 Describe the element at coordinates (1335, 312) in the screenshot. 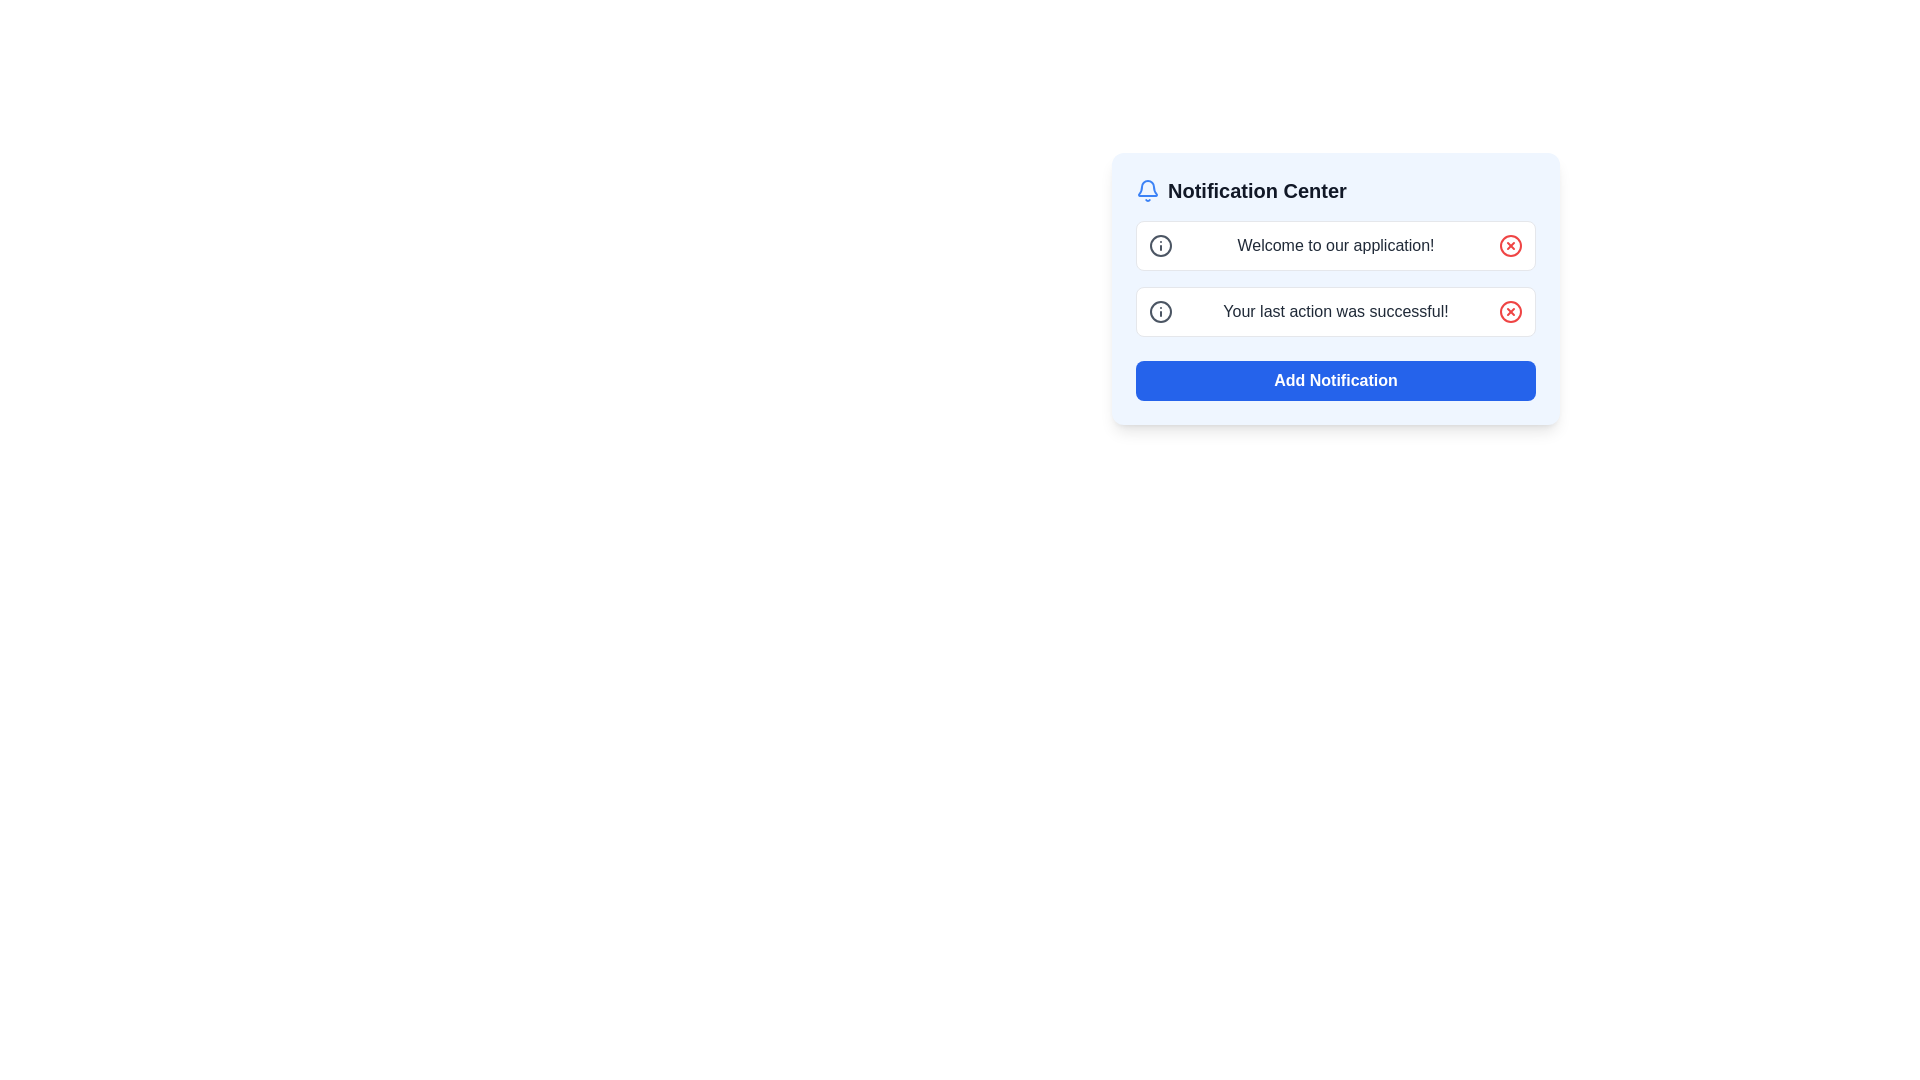

I see `the text label that reads 'Your last action was successful!' which is located in the second notification panel, positioned between an information icon on the left and a red 'close' icon on the right` at that location.